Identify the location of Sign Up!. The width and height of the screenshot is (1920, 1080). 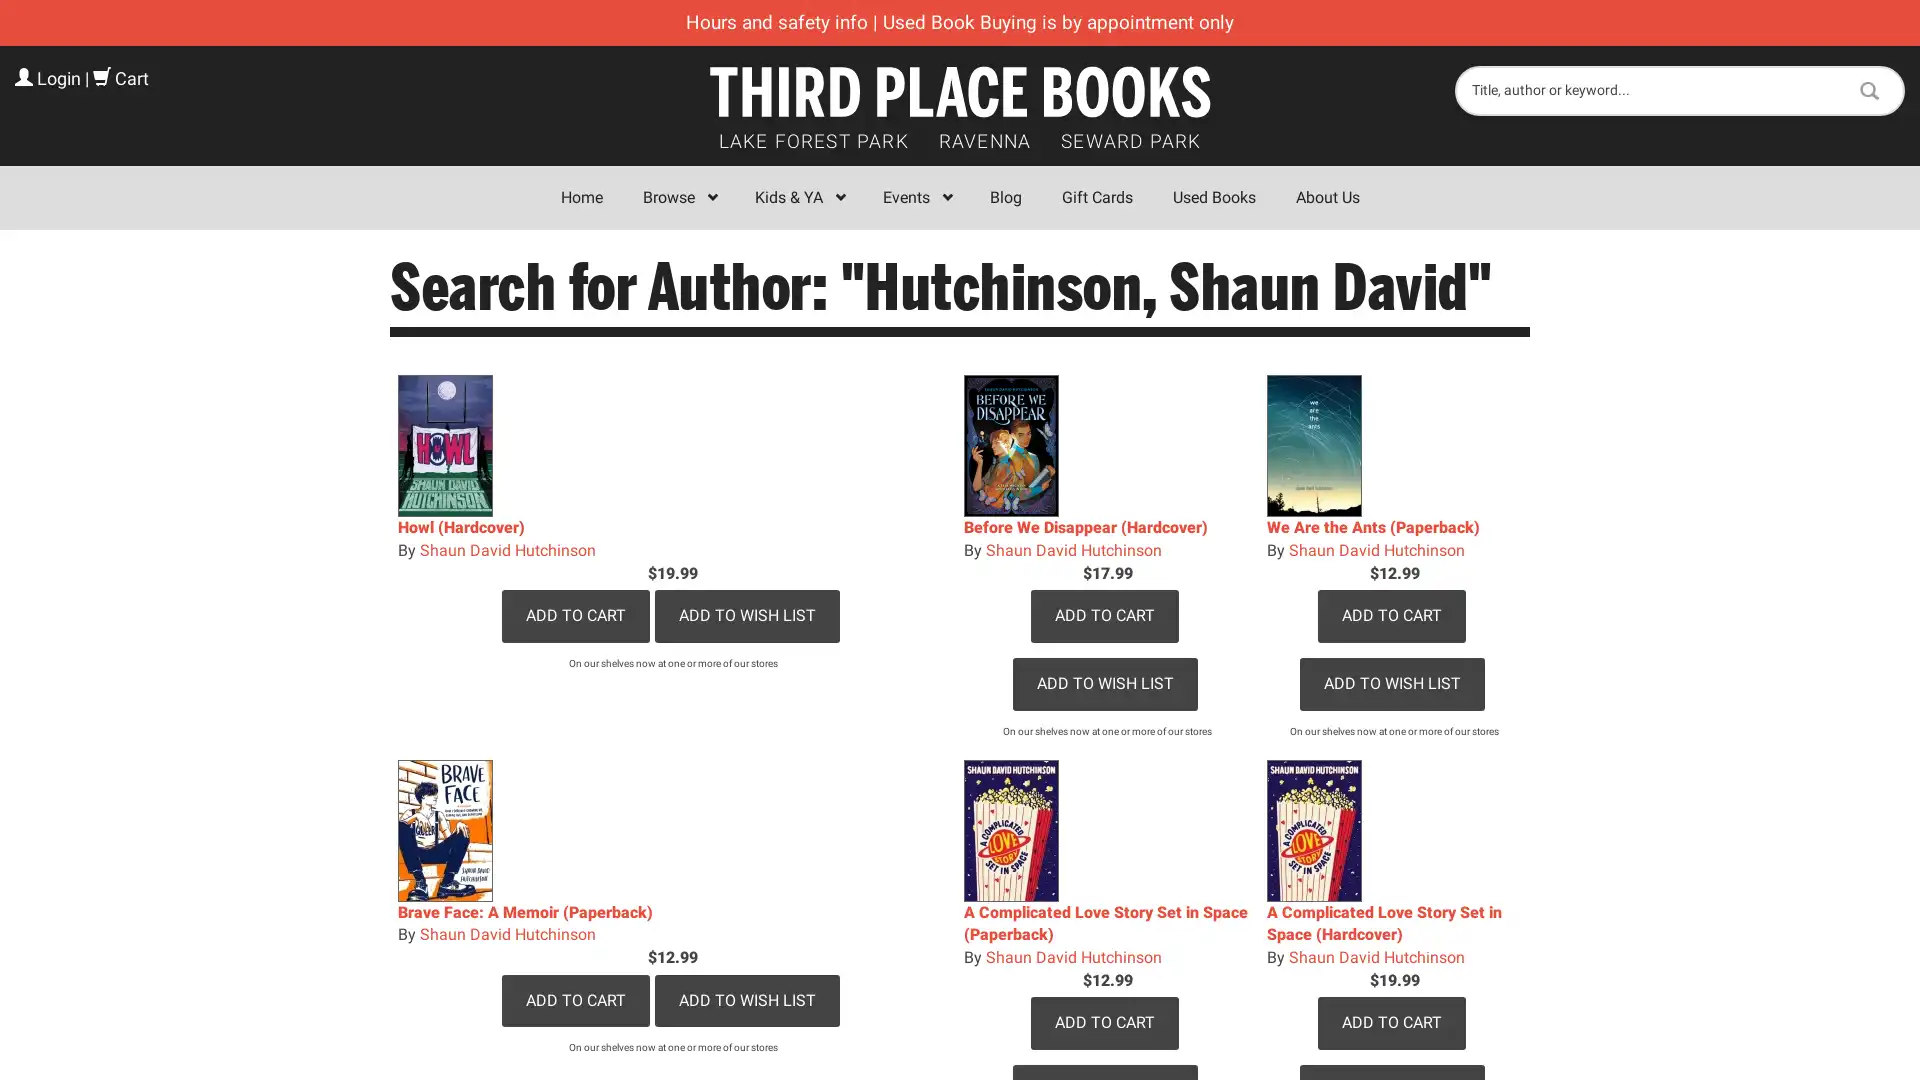
(960, 744).